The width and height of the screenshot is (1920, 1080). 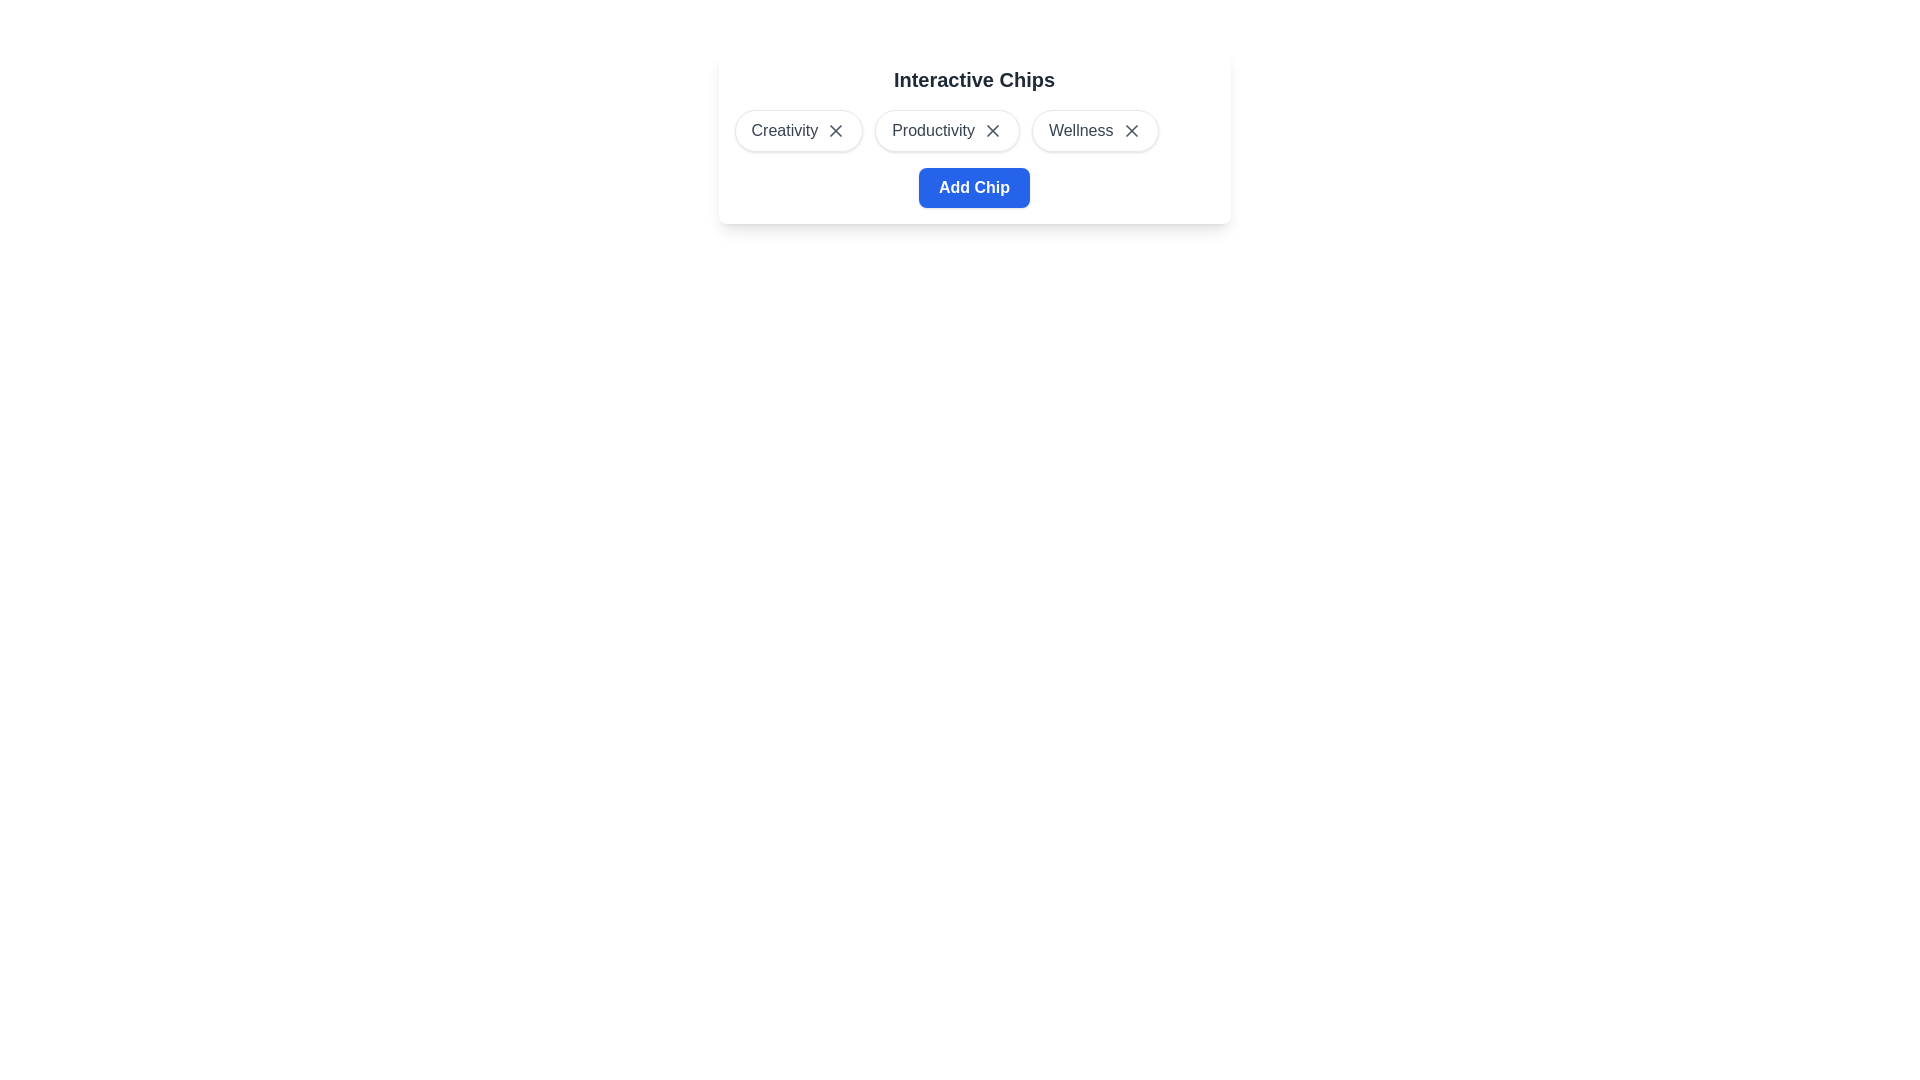 What do you see at coordinates (1080, 131) in the screenshot?
I see `the 'Wellness' text label within the third chip component in the horizontal row of interactive chips, which is displayed beneath the title 'Interactive Chips'` at bounding box center [1080, 131].